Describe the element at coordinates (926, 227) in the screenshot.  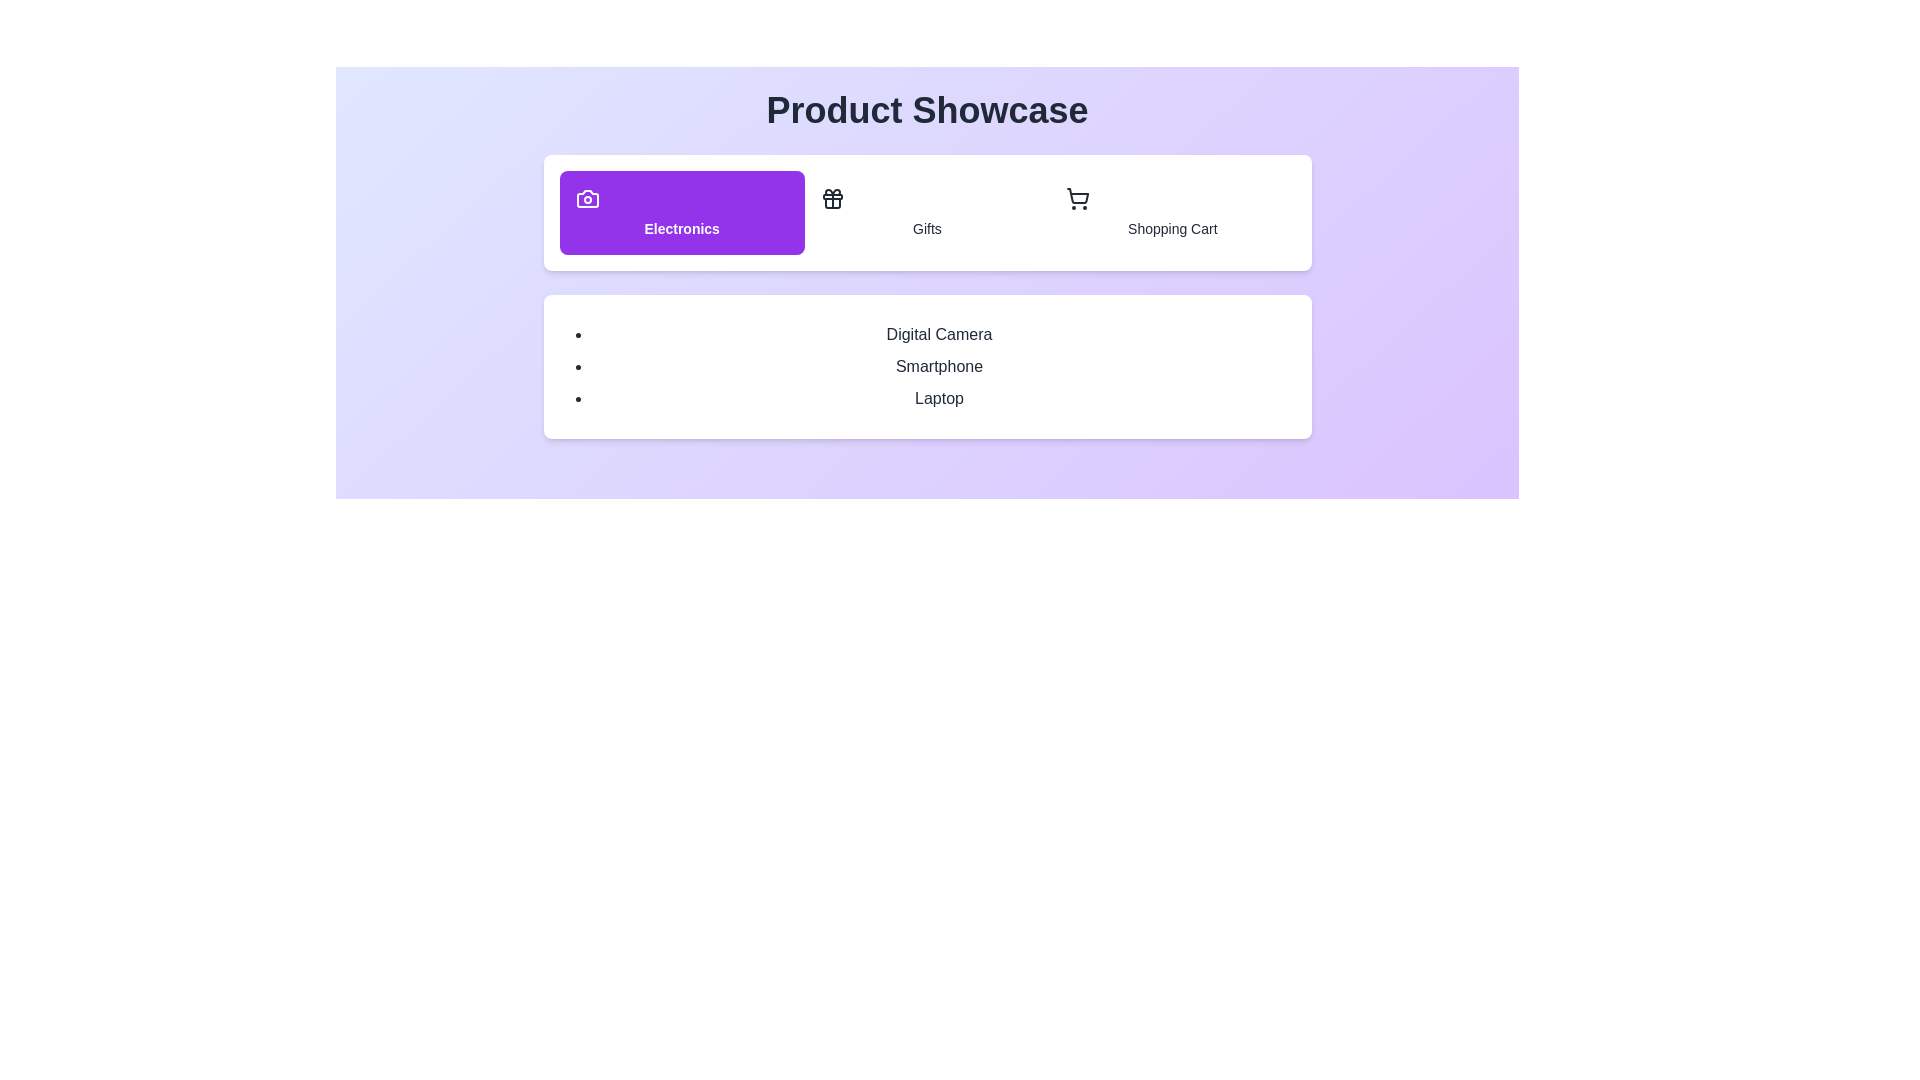
I see `the Text label that describes the functionality related to gifts, located centrally in the navigation bar between the 'Electronics' and 'Shopping Cart' buttons` at that location.